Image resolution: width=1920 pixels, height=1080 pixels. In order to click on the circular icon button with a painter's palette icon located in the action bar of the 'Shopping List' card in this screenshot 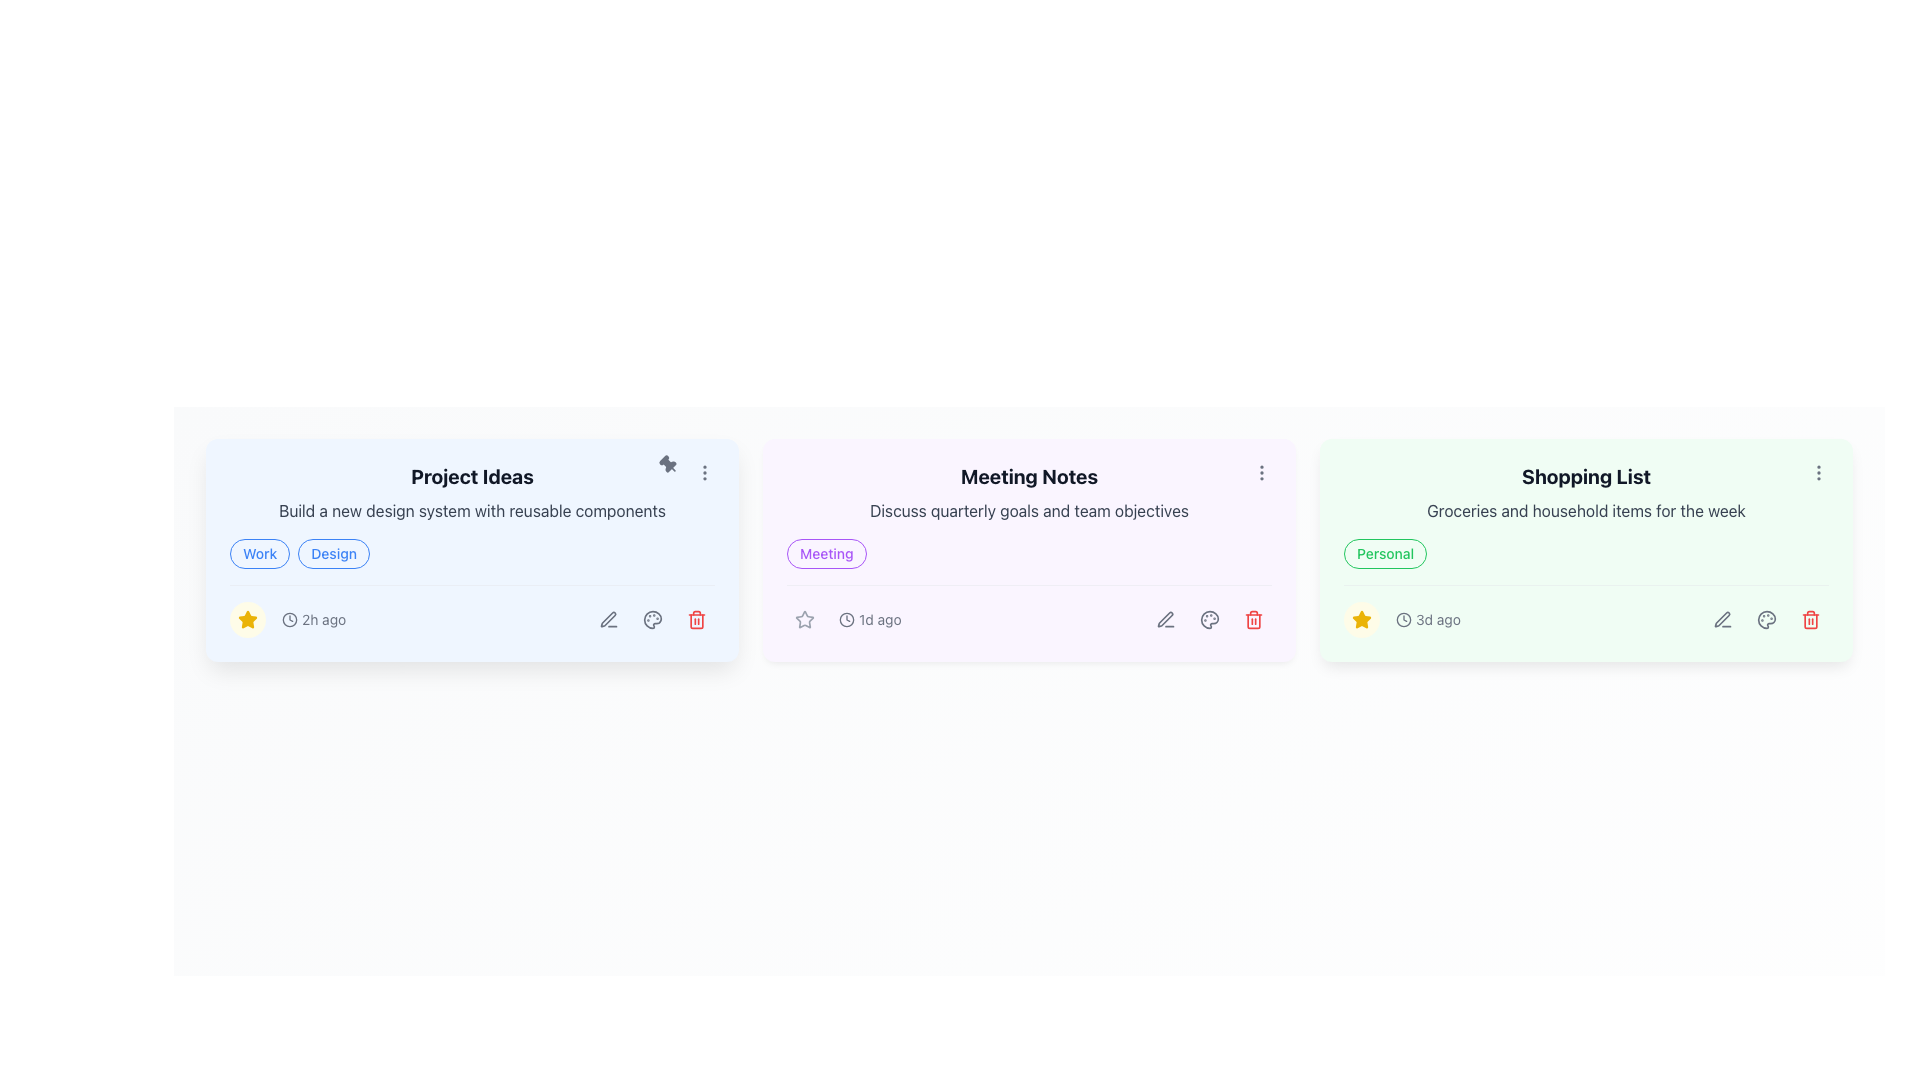, I will do `click(1766, 619)`.